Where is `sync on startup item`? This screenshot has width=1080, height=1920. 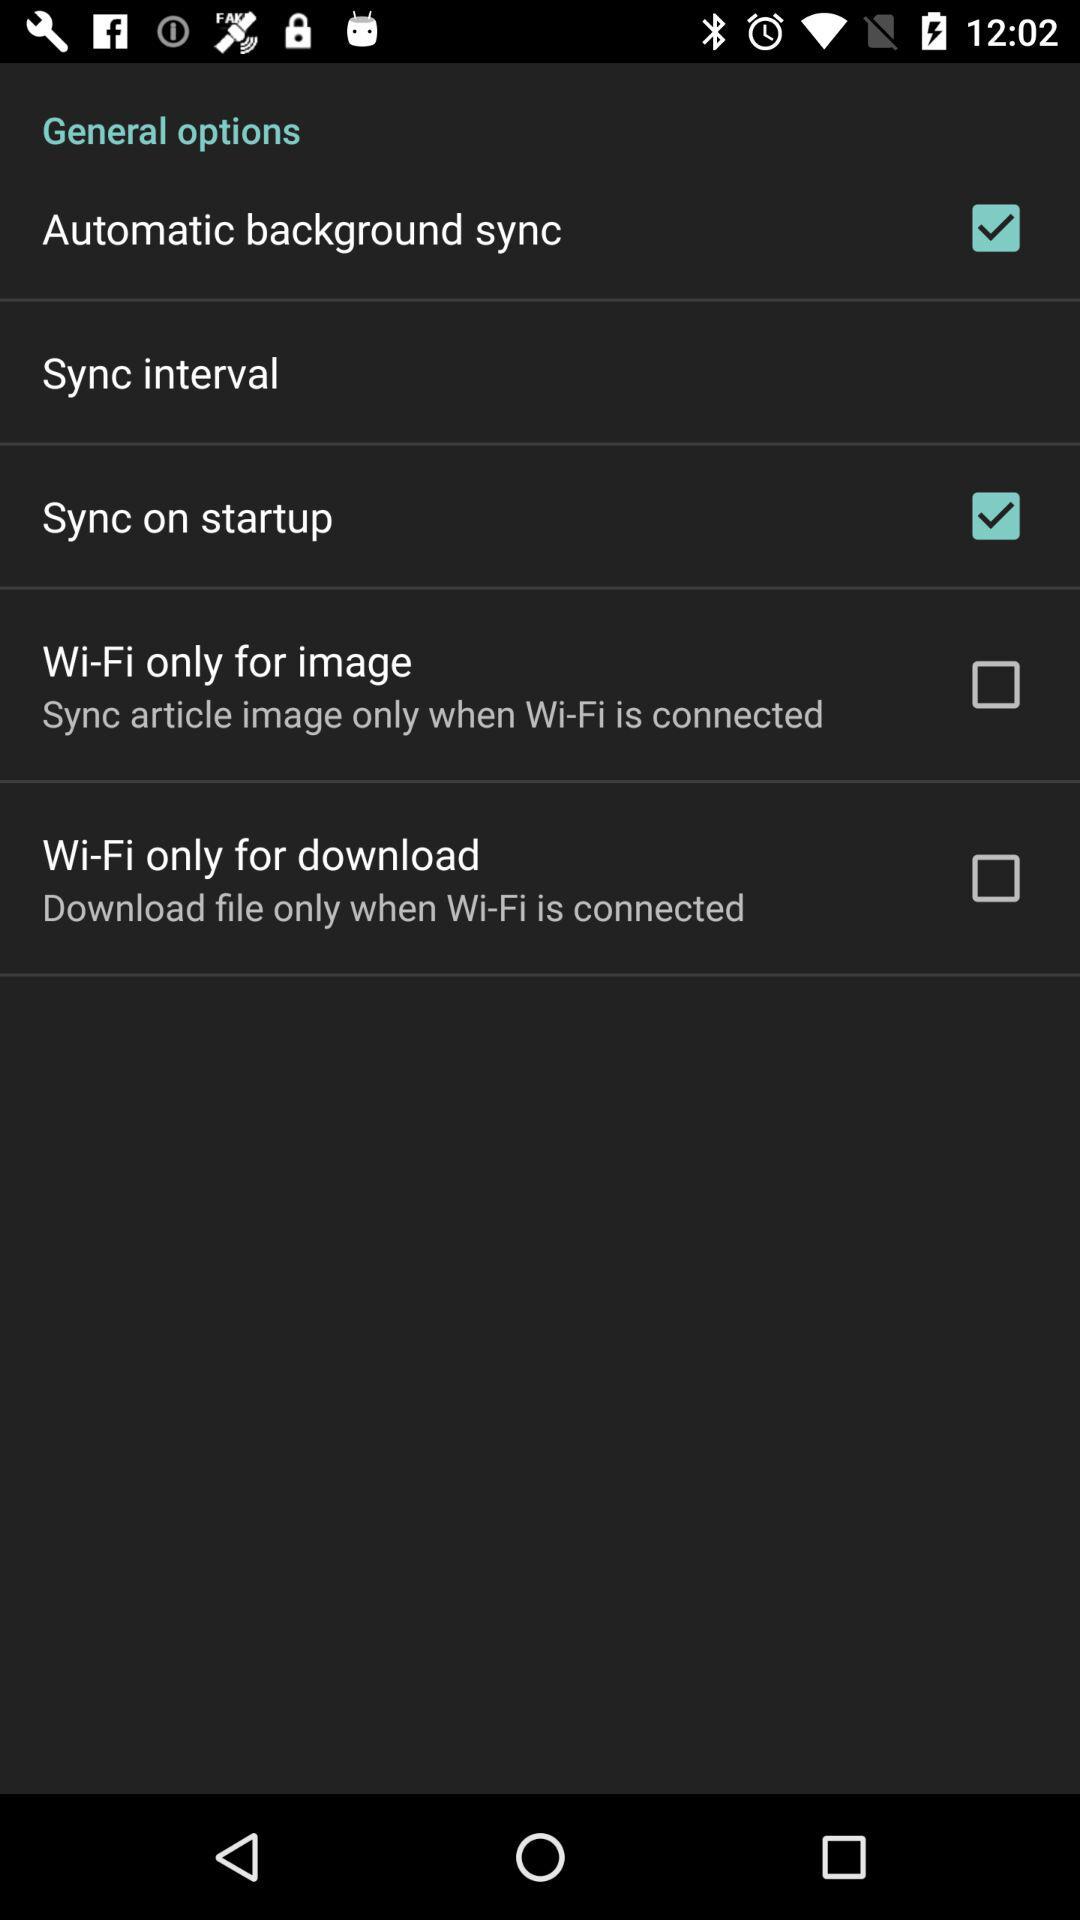 sync on startup item is located at coordinates (187, 515).